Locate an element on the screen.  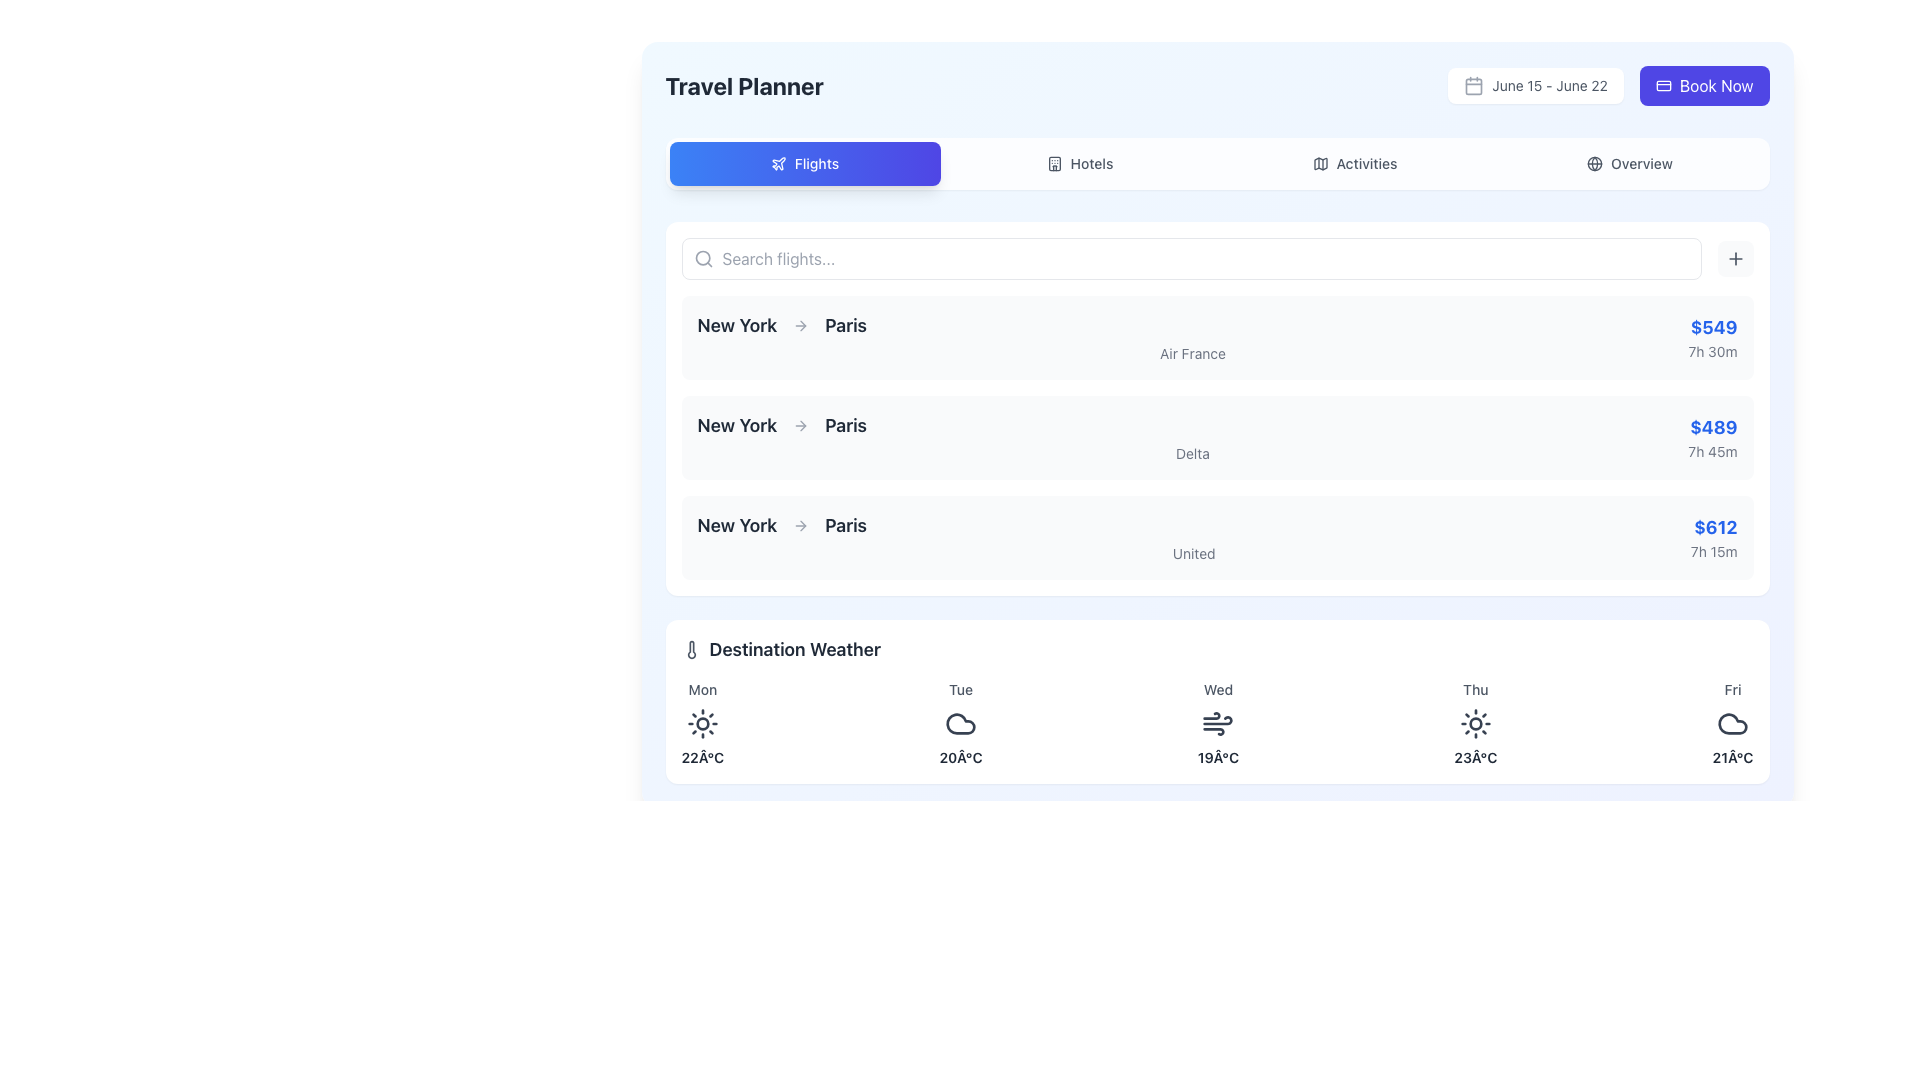
the date range text display located at the top-right corner of the interface, inside a white rectangular card with rounded edges, adjacent to the blue 'Book Now' button and containing a small calendar icon on its left is located at coordinates (1549, 84).